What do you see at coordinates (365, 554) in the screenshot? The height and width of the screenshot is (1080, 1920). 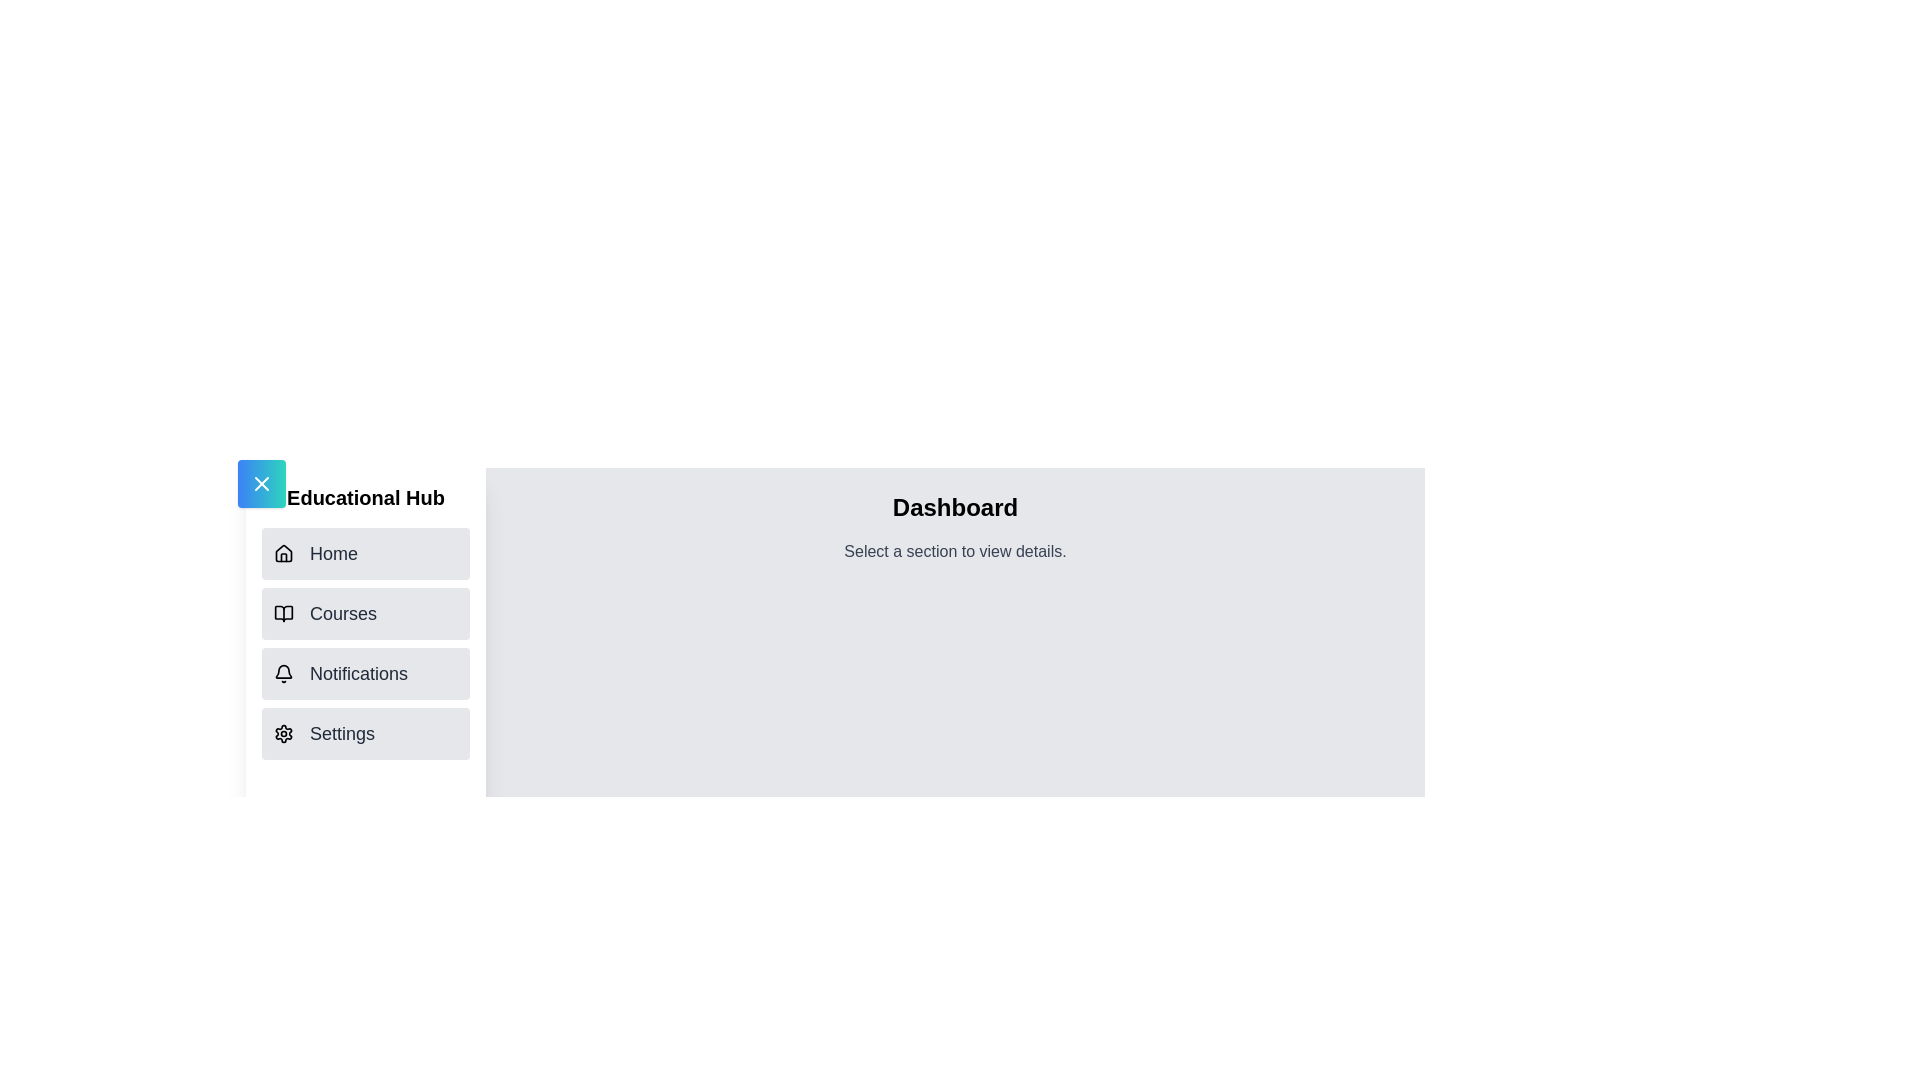 I see `the section Home from the navigation list` at bounding box center [365, 554].